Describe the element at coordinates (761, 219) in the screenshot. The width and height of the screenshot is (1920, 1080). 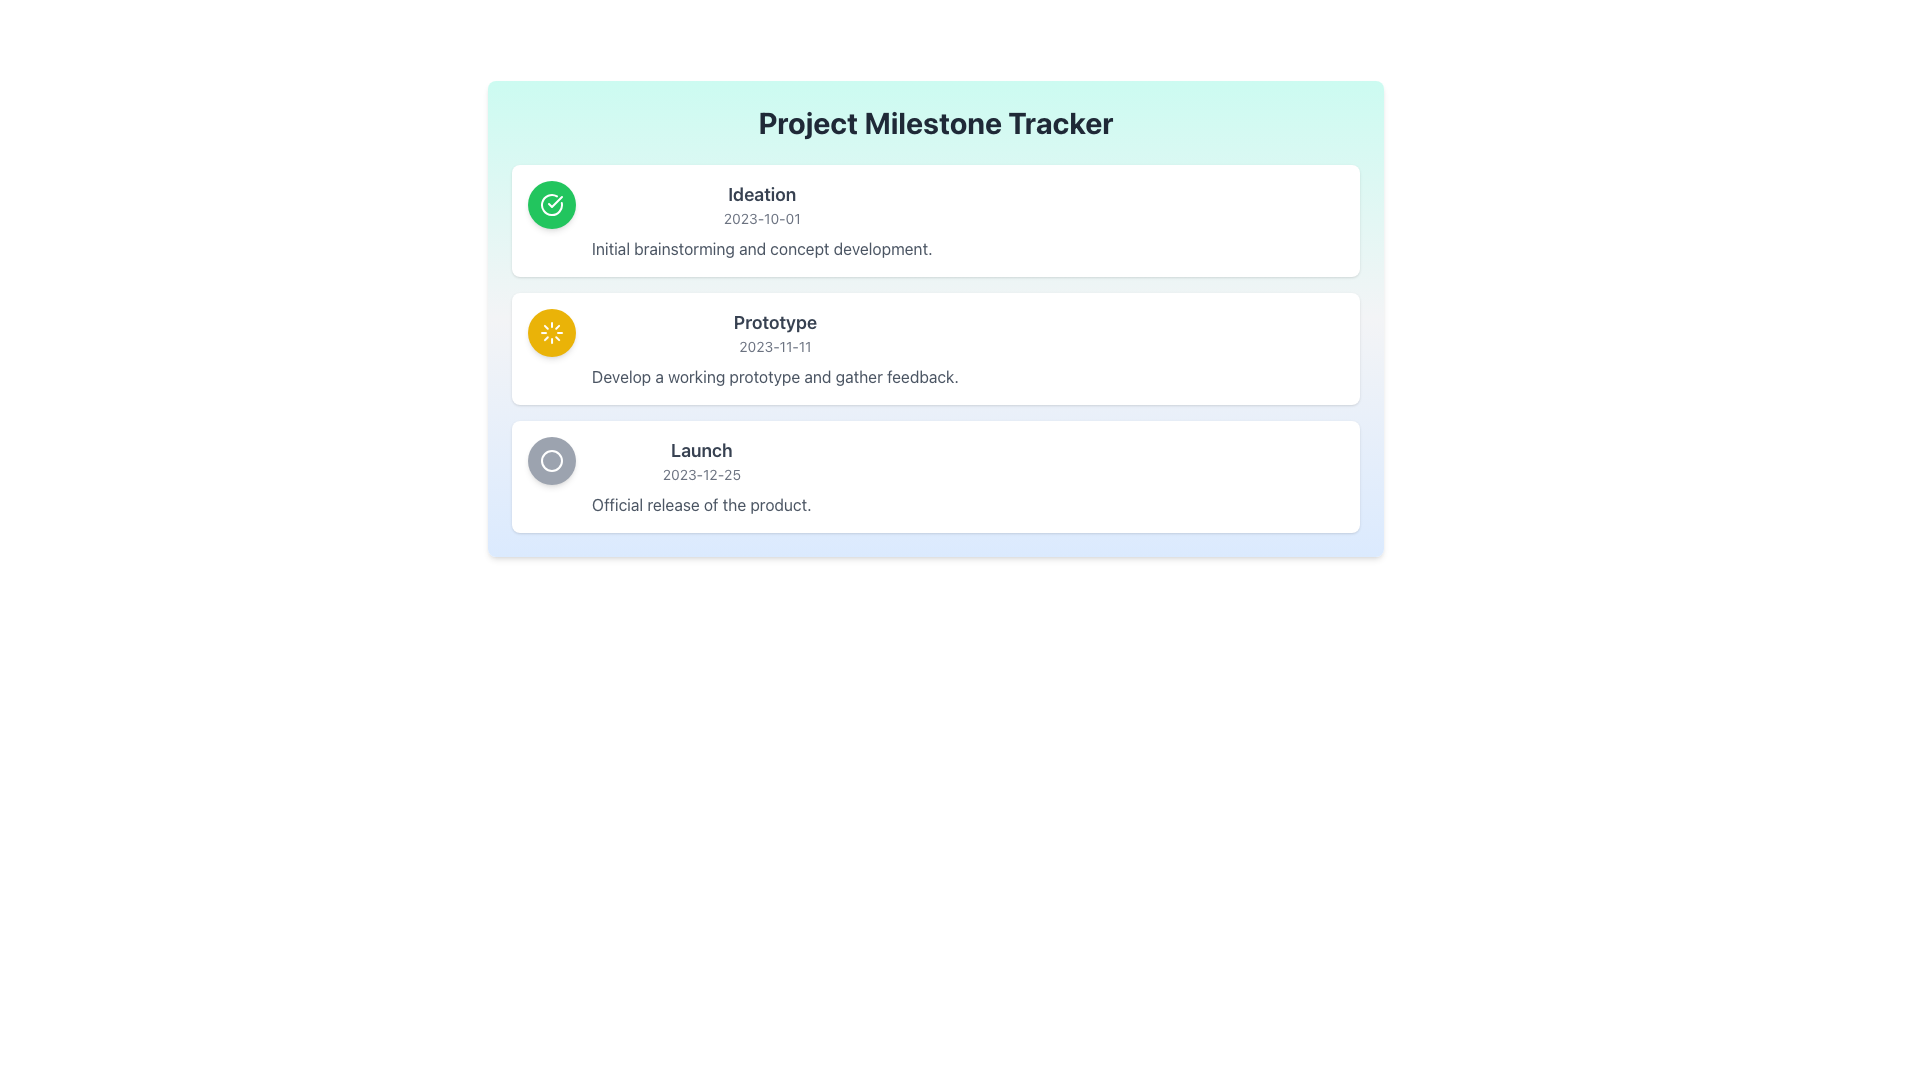
I see `date information from the text label located centrally below the 'Ideation' title and above the descriptive text` at that location.